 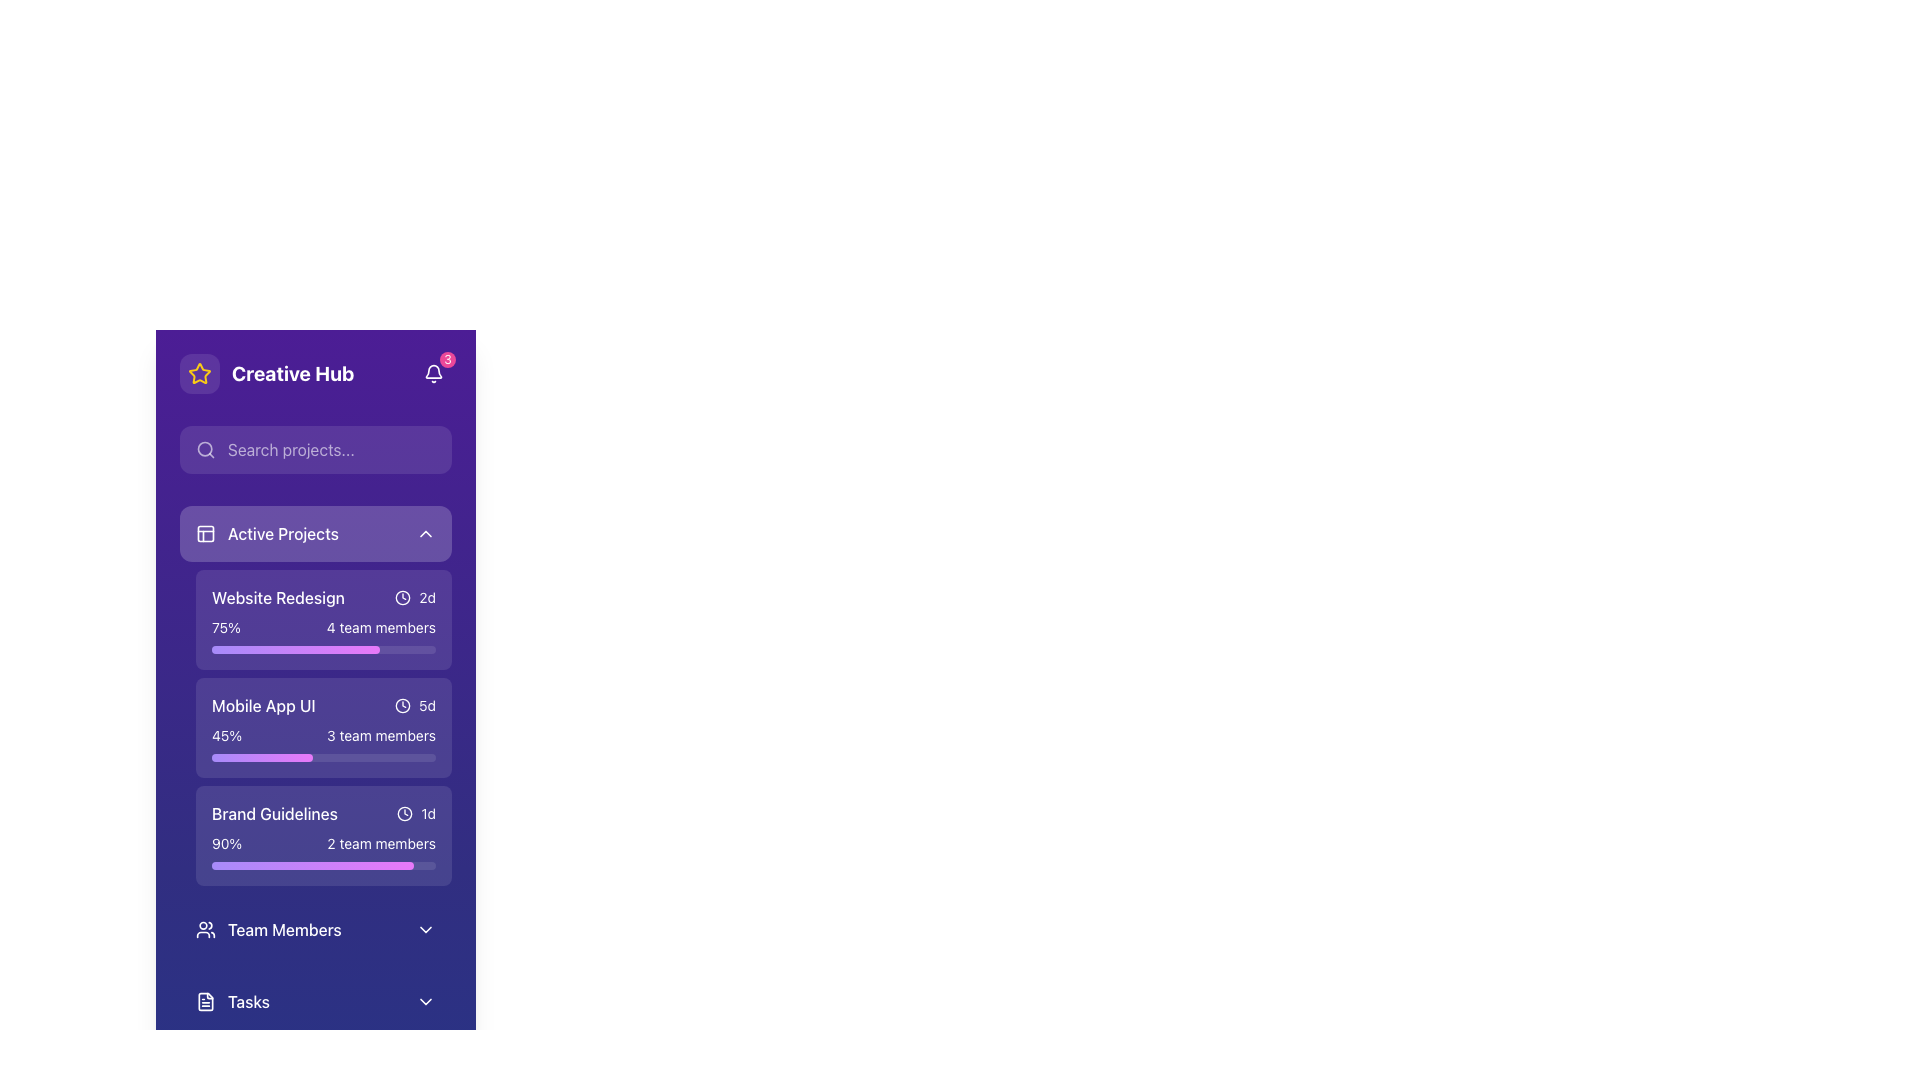 I want to click on text label displaying '45%' in white font, which is positioned within the 'Mobile App UI' card in the 'Active Projects' section, so click(x=227, y=736).